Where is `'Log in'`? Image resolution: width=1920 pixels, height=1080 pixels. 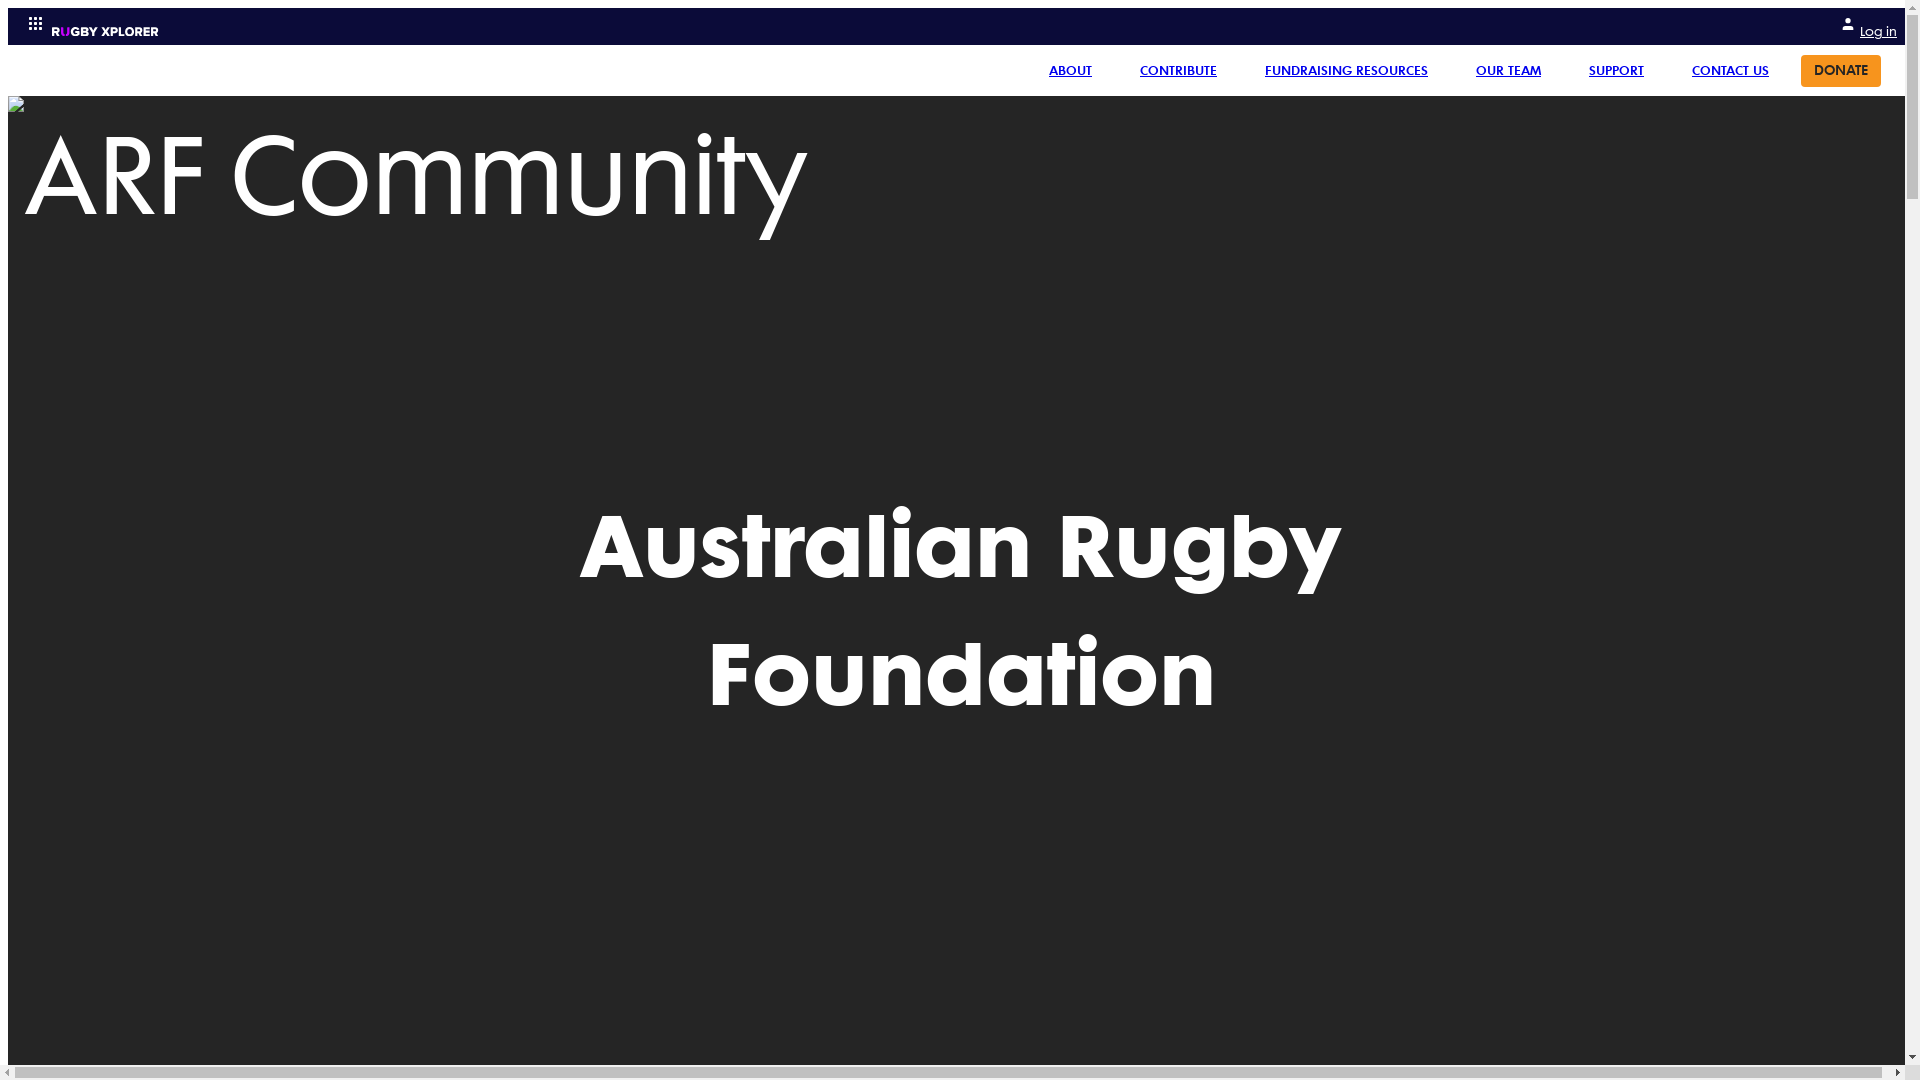 'Log in' is located at coordinates (1839, 26).